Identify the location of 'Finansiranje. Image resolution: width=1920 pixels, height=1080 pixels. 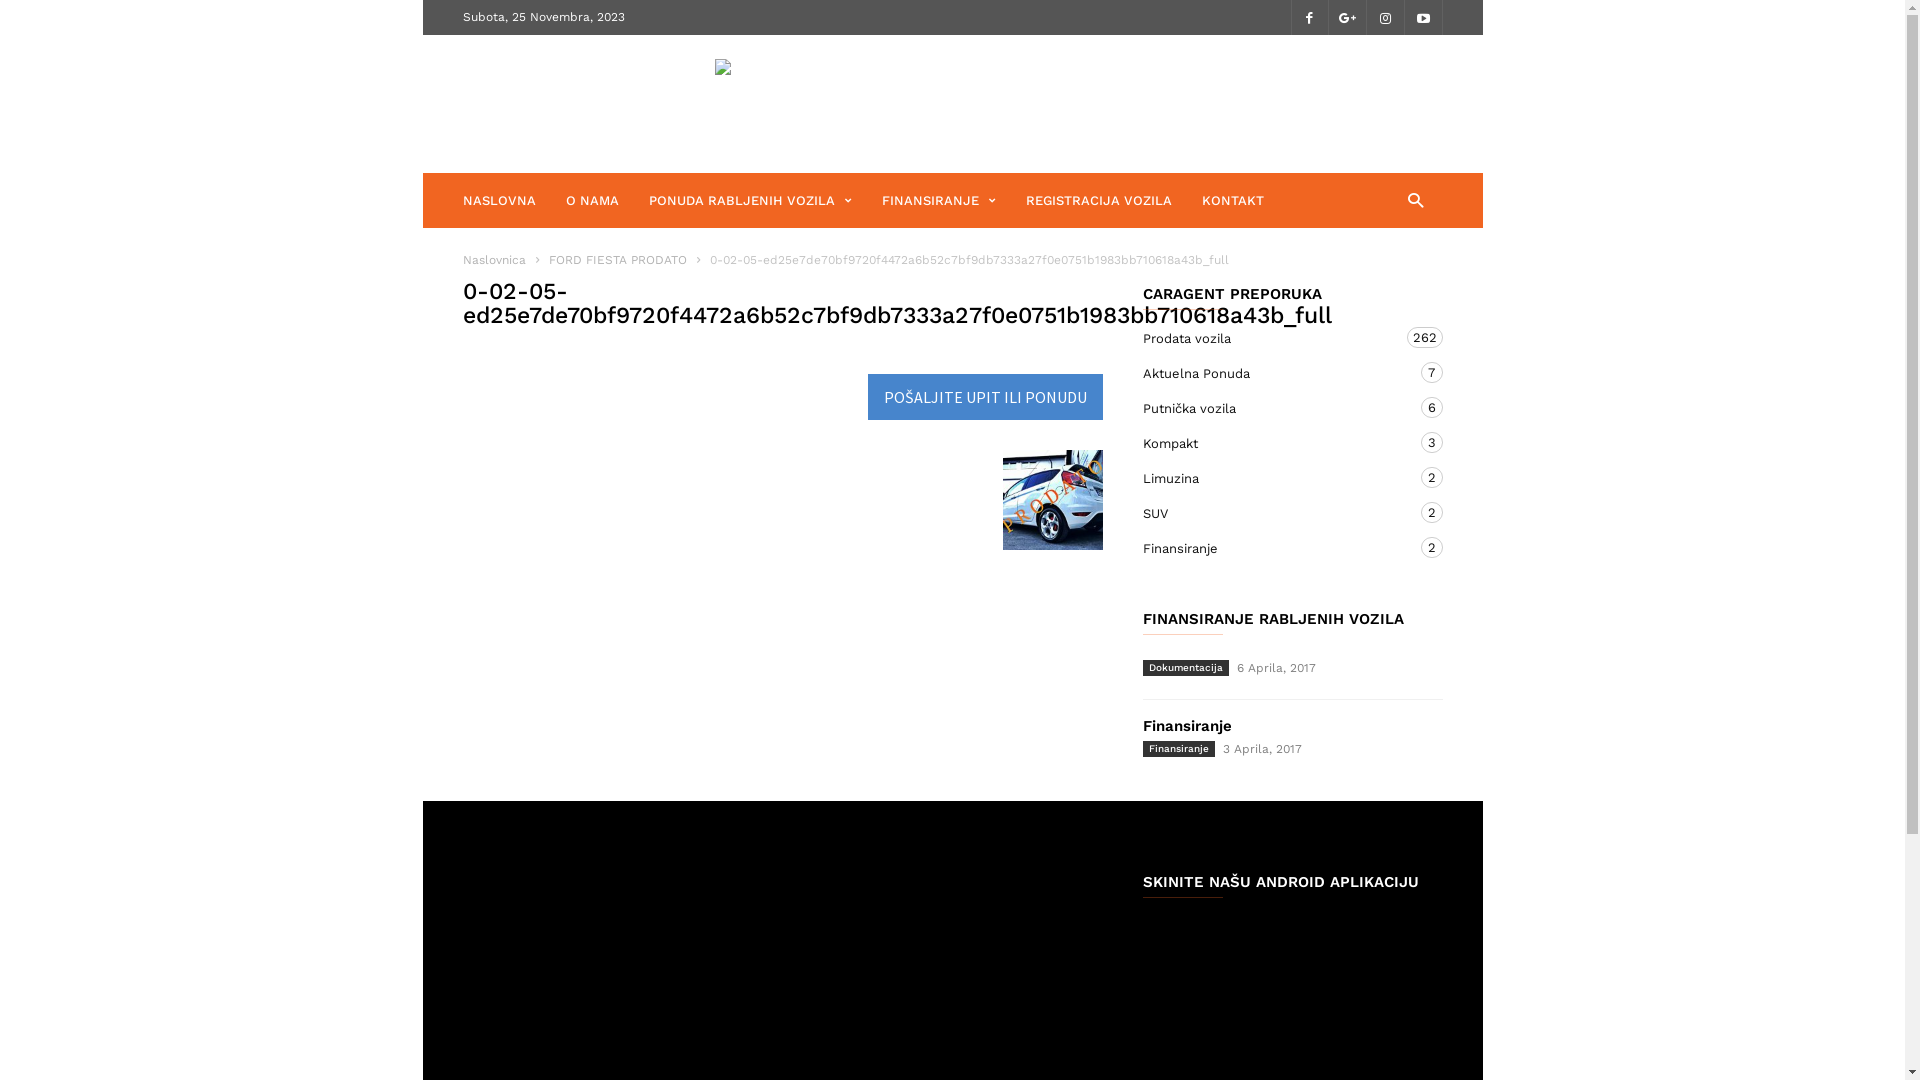
(1271, 548).